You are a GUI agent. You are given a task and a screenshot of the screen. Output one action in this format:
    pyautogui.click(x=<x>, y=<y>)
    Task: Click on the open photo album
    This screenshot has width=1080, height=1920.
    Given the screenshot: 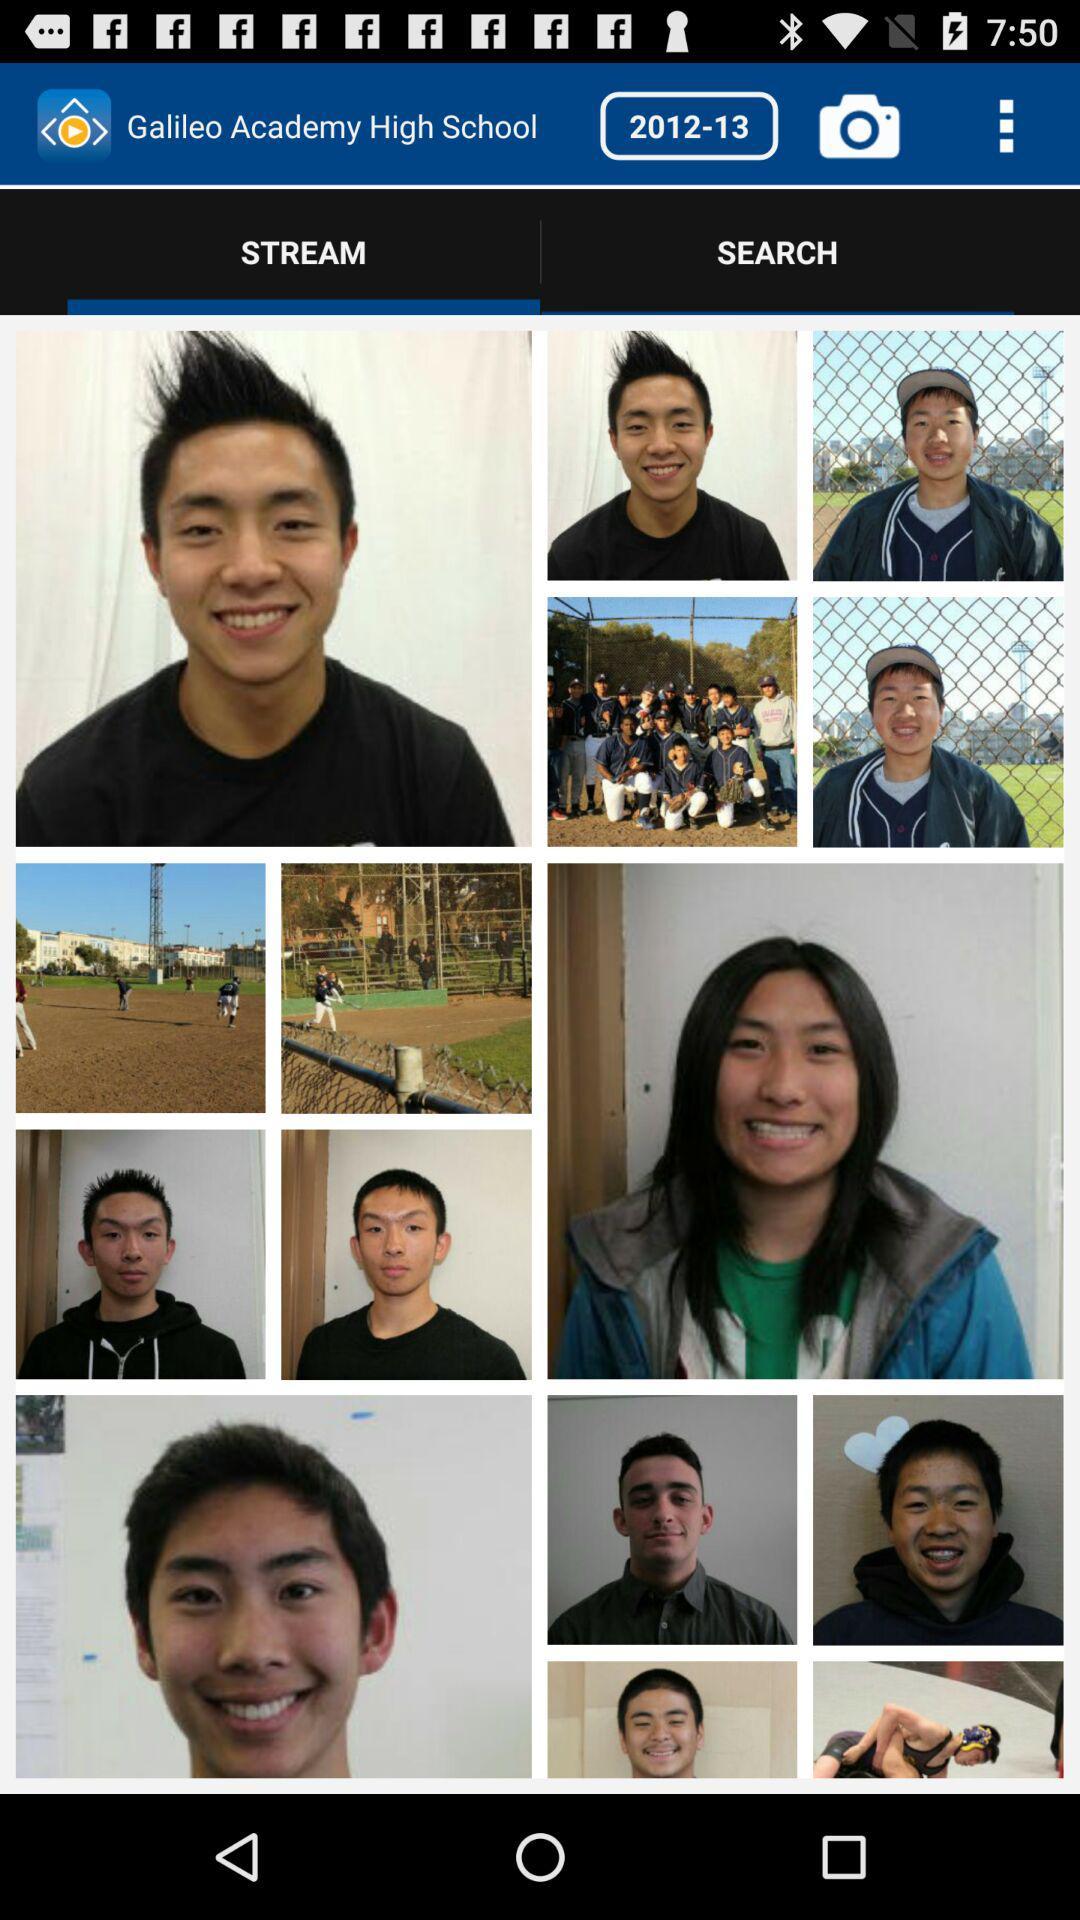 What is the action you would take?
    pyautogui.click(x=273, y=1122)
    